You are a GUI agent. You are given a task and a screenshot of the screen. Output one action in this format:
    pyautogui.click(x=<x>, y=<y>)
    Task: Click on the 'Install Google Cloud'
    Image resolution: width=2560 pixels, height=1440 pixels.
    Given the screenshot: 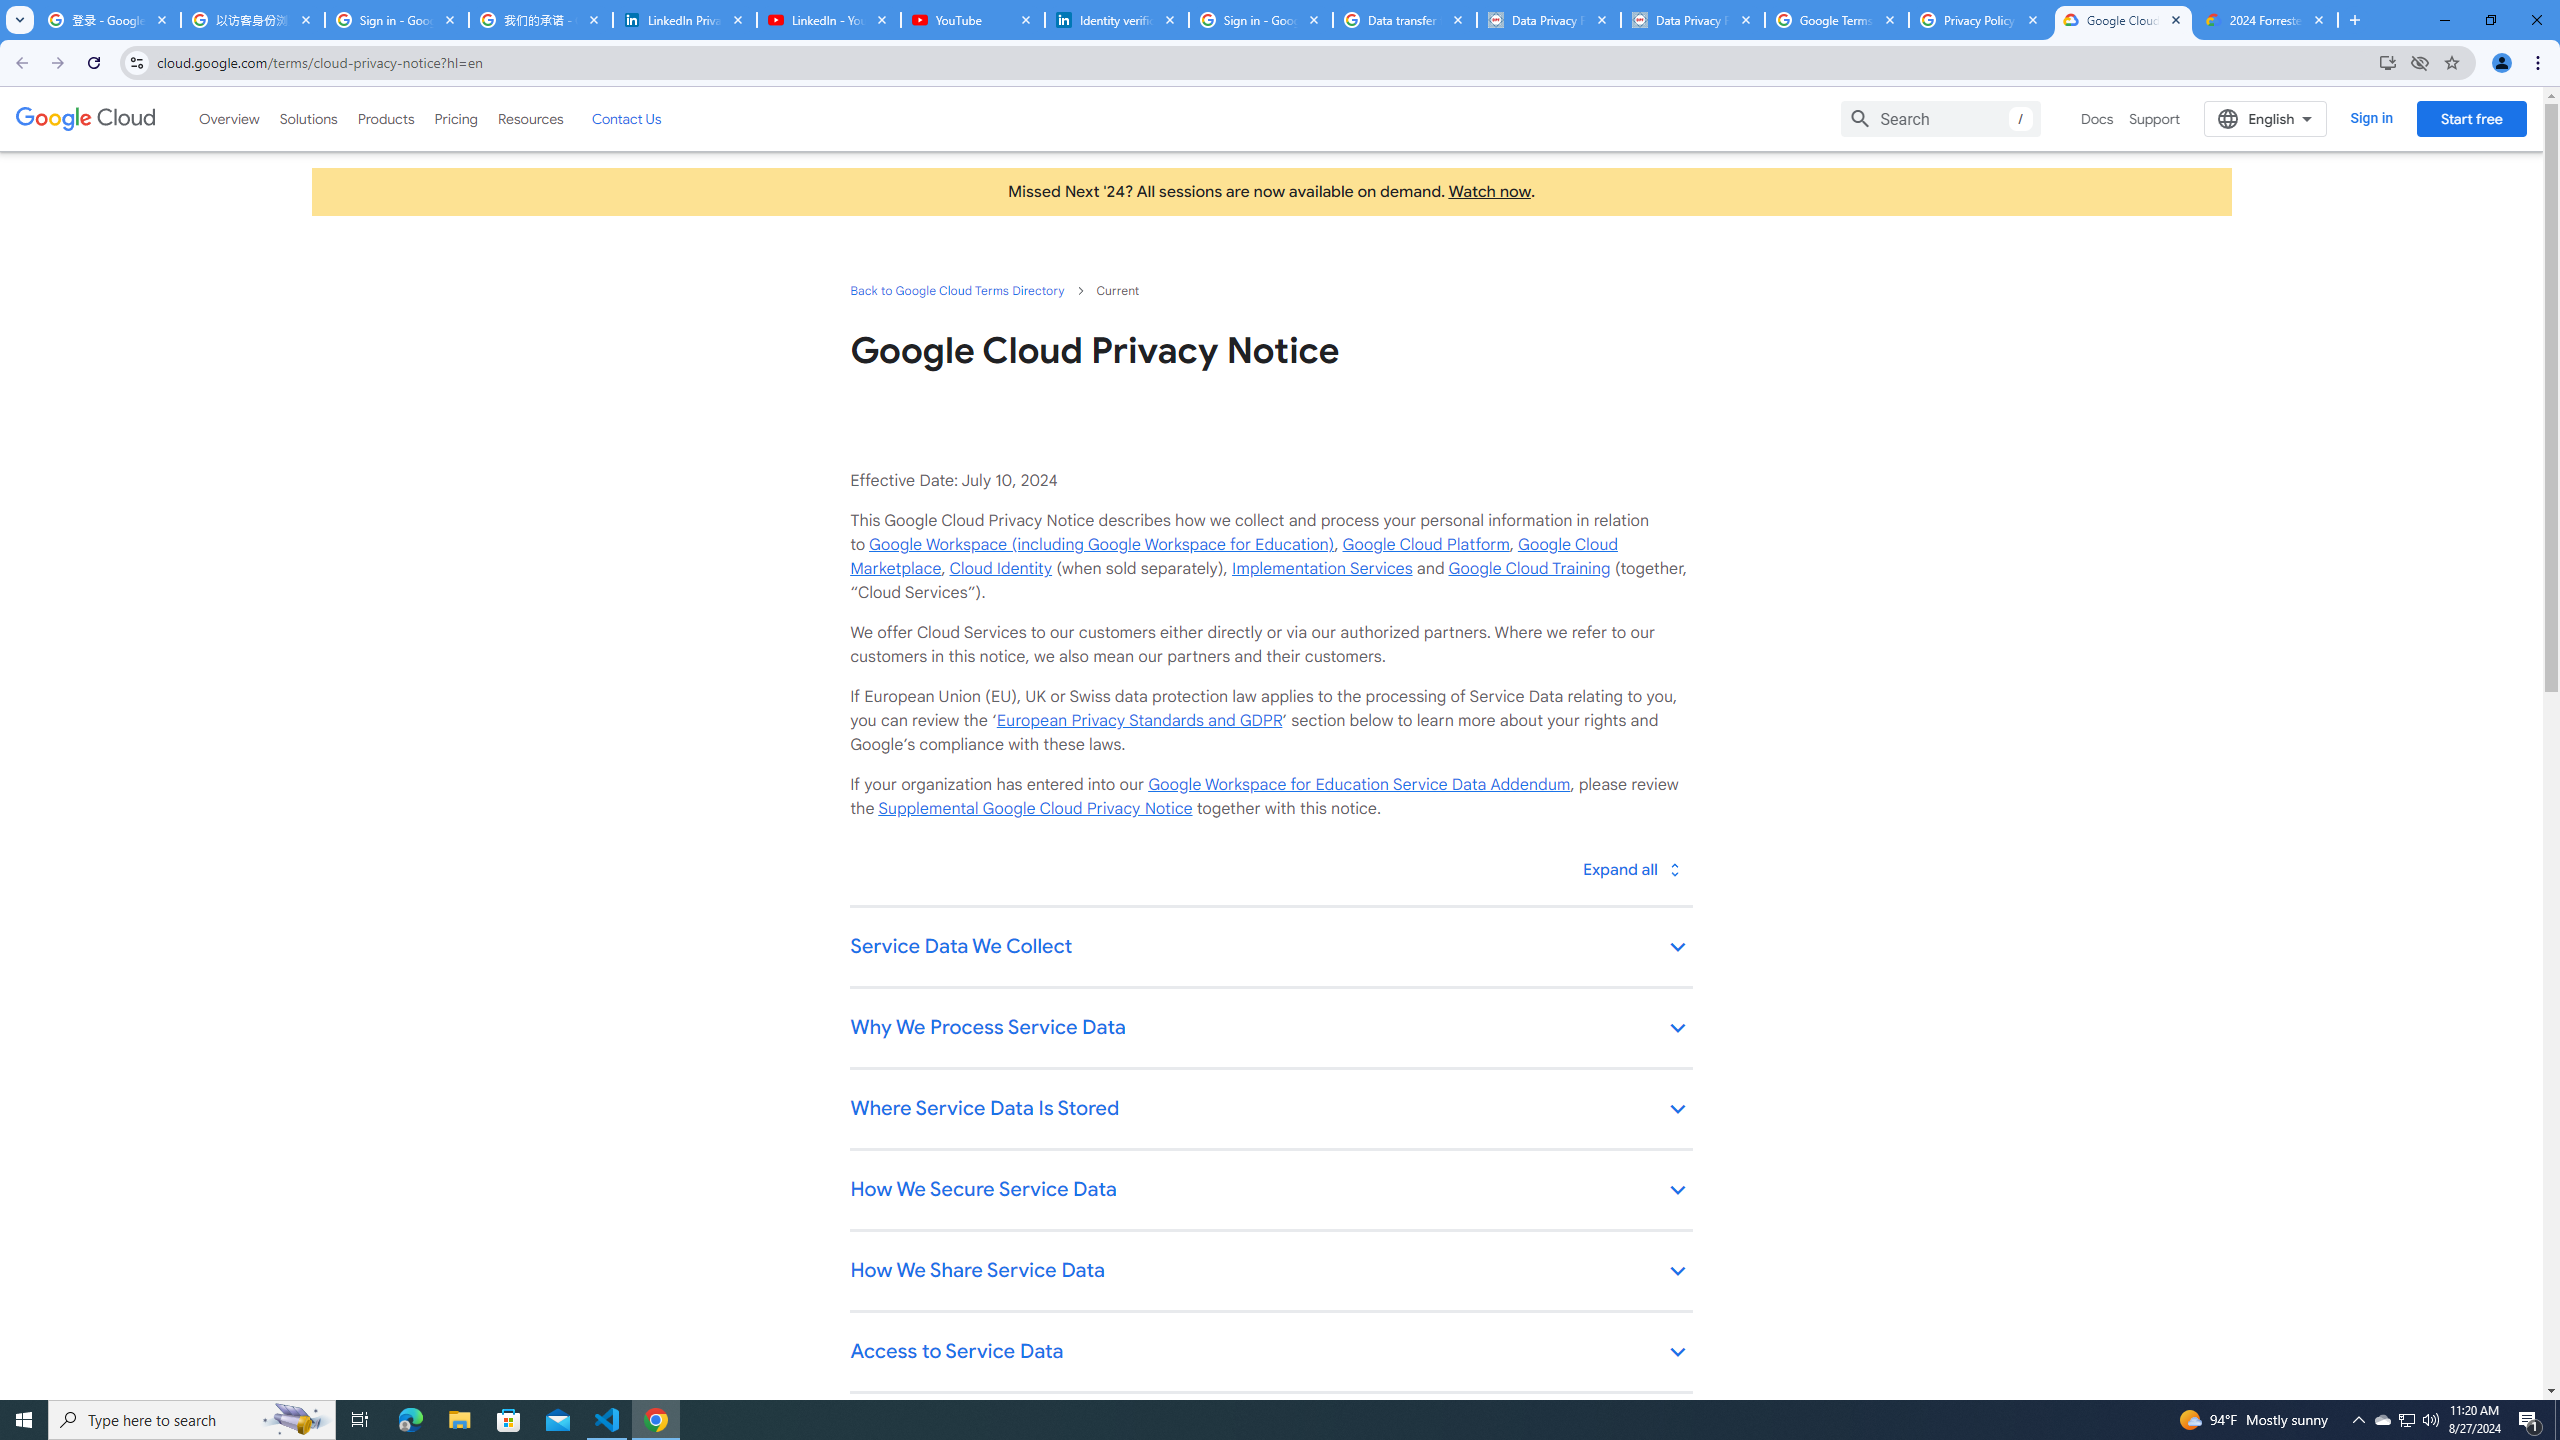 What is the action you would take?
    pyautogui.click(x=2388, y=61)
    